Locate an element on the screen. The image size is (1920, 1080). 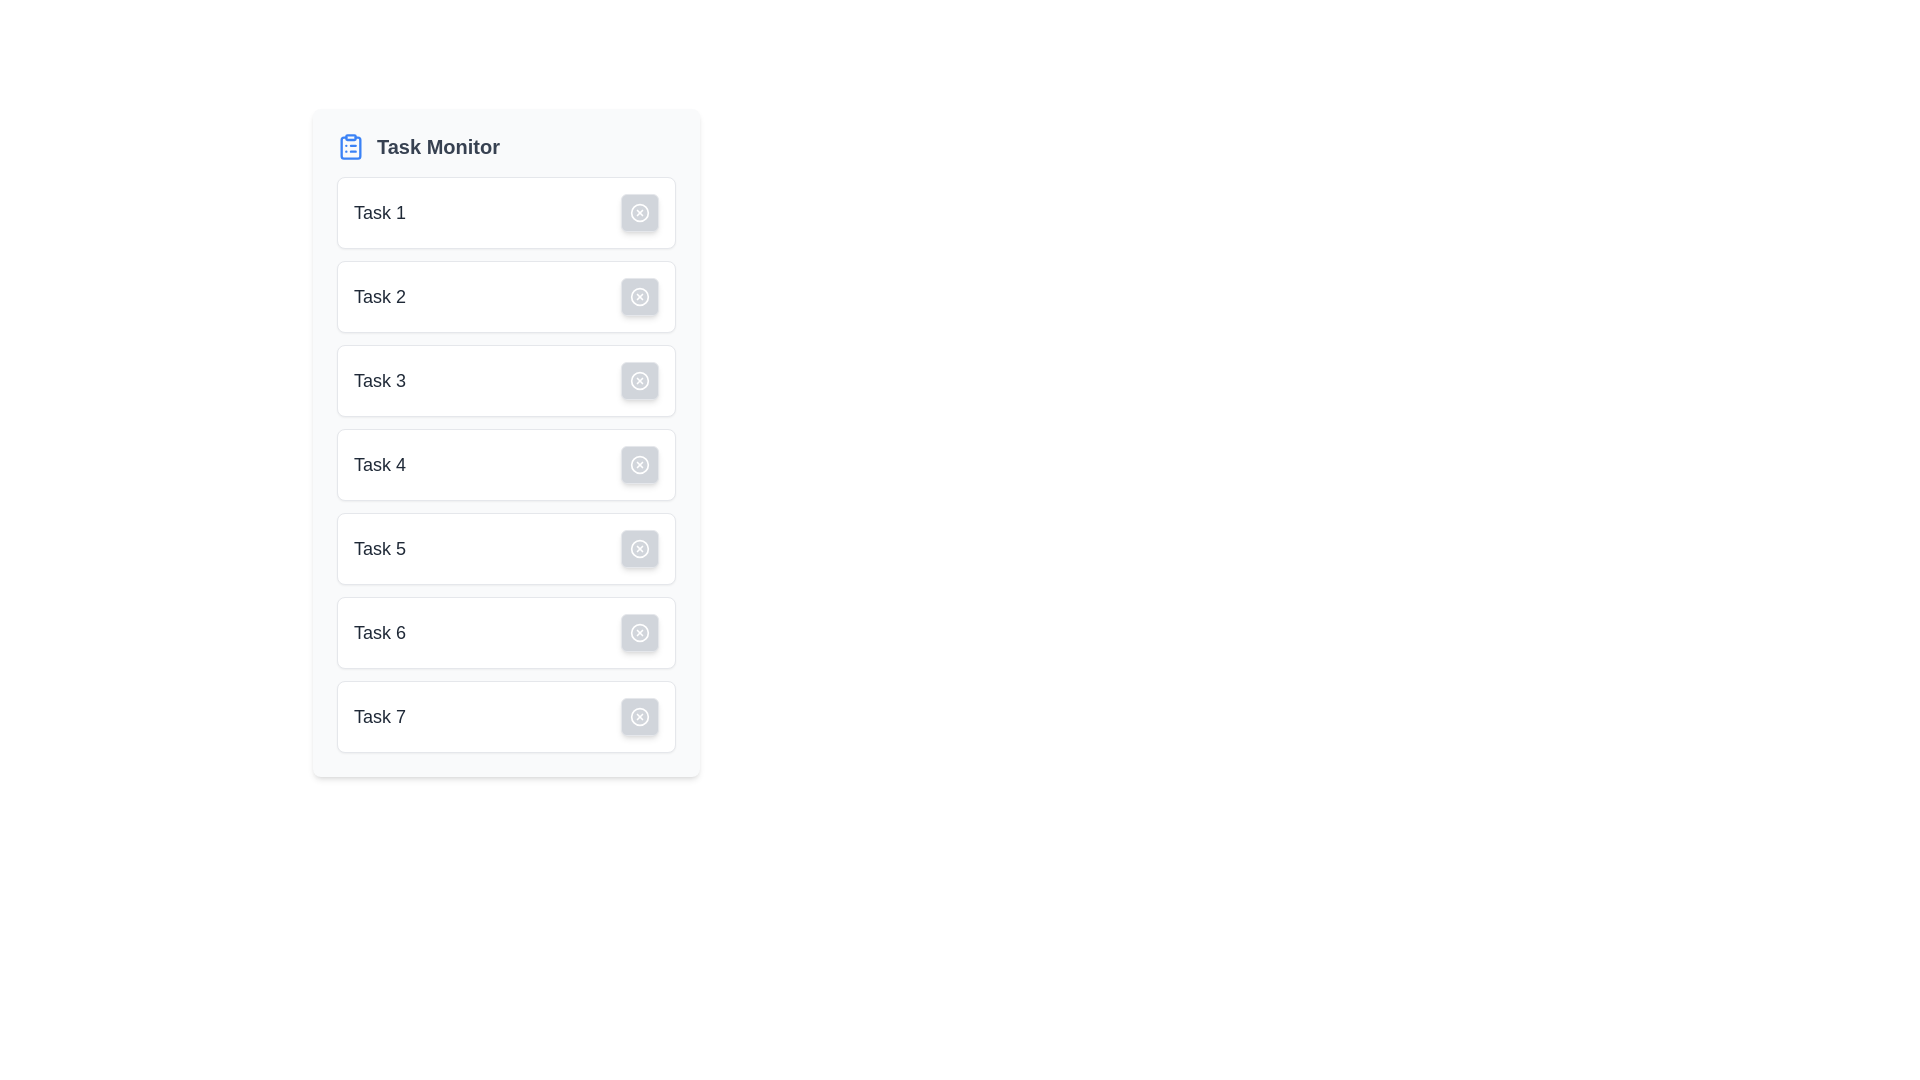
the label displaying the name or identifier of the fourth task in the vertical list of tasks, located on the left-hand side of the interface is located at coordinates (379, 465).